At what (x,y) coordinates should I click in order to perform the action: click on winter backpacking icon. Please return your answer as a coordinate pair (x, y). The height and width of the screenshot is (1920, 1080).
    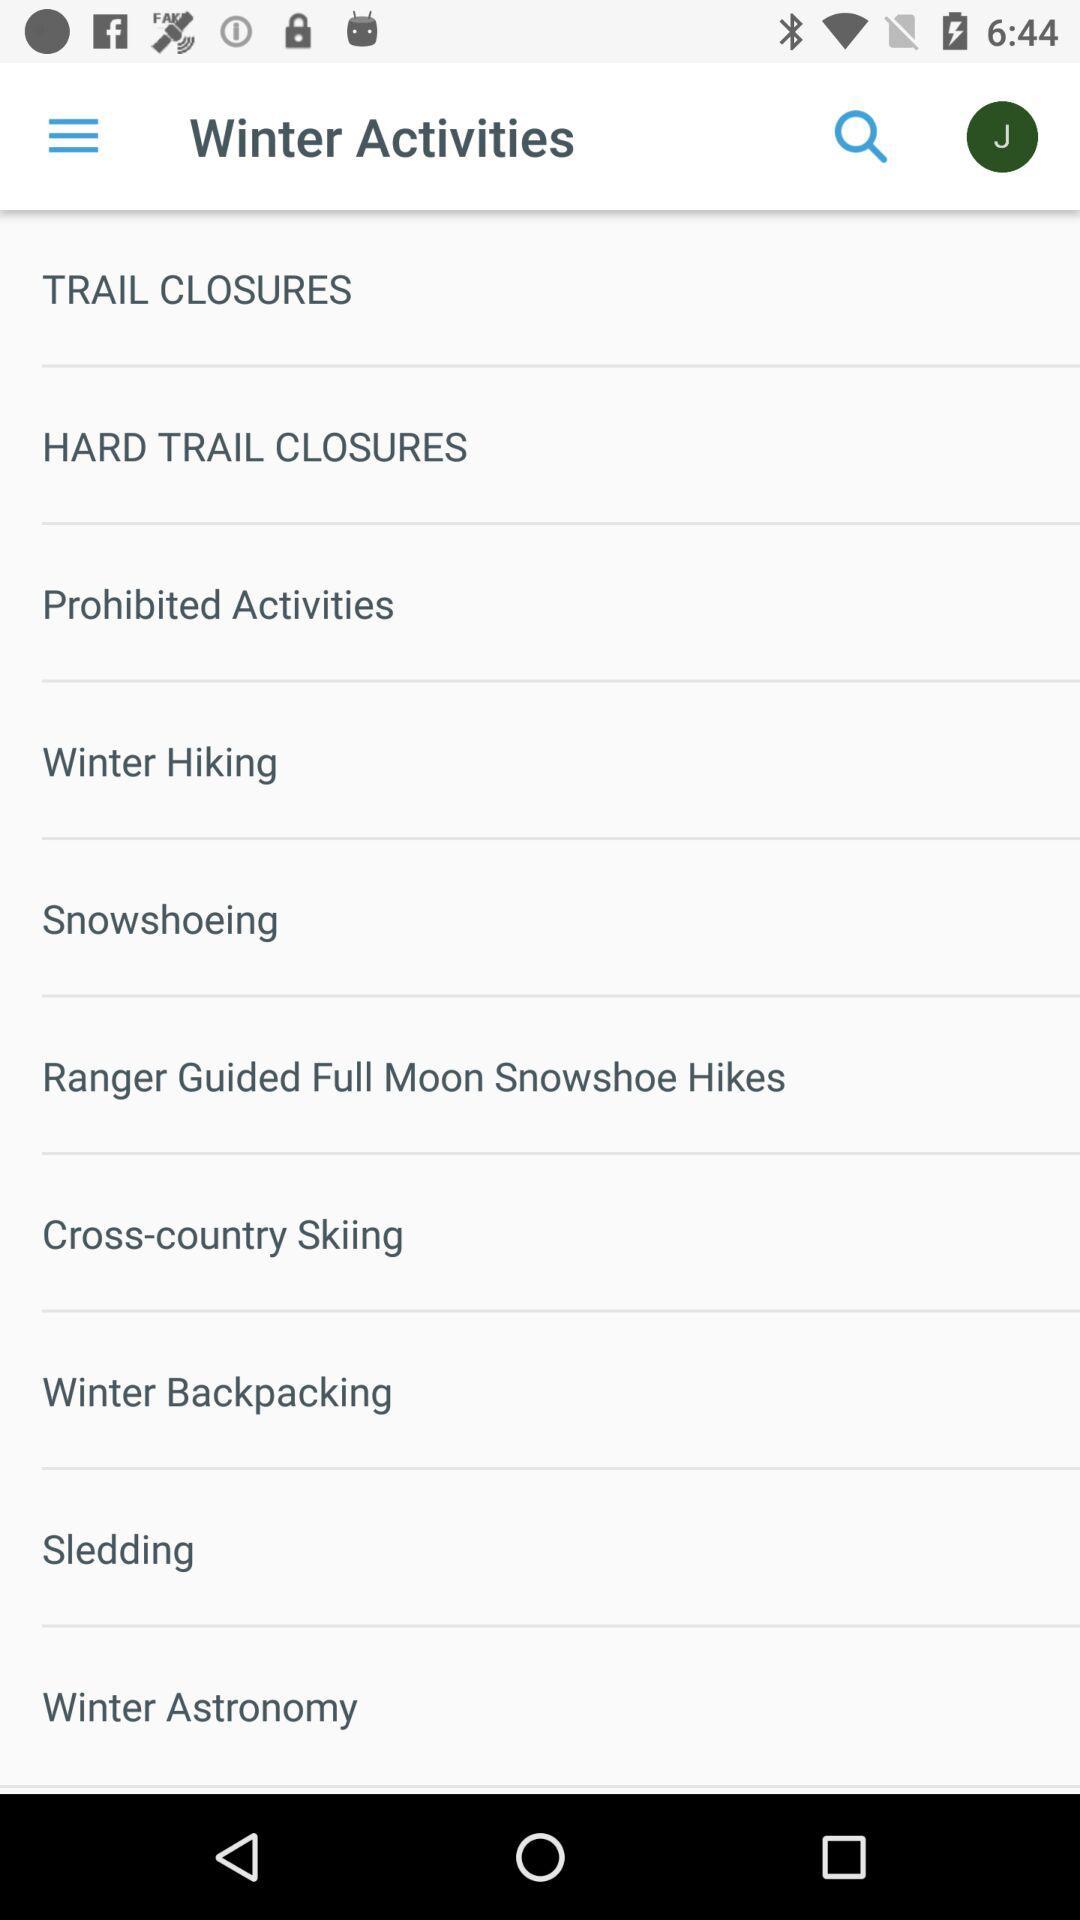
    Looking at the image, I should click on (560, 1389).